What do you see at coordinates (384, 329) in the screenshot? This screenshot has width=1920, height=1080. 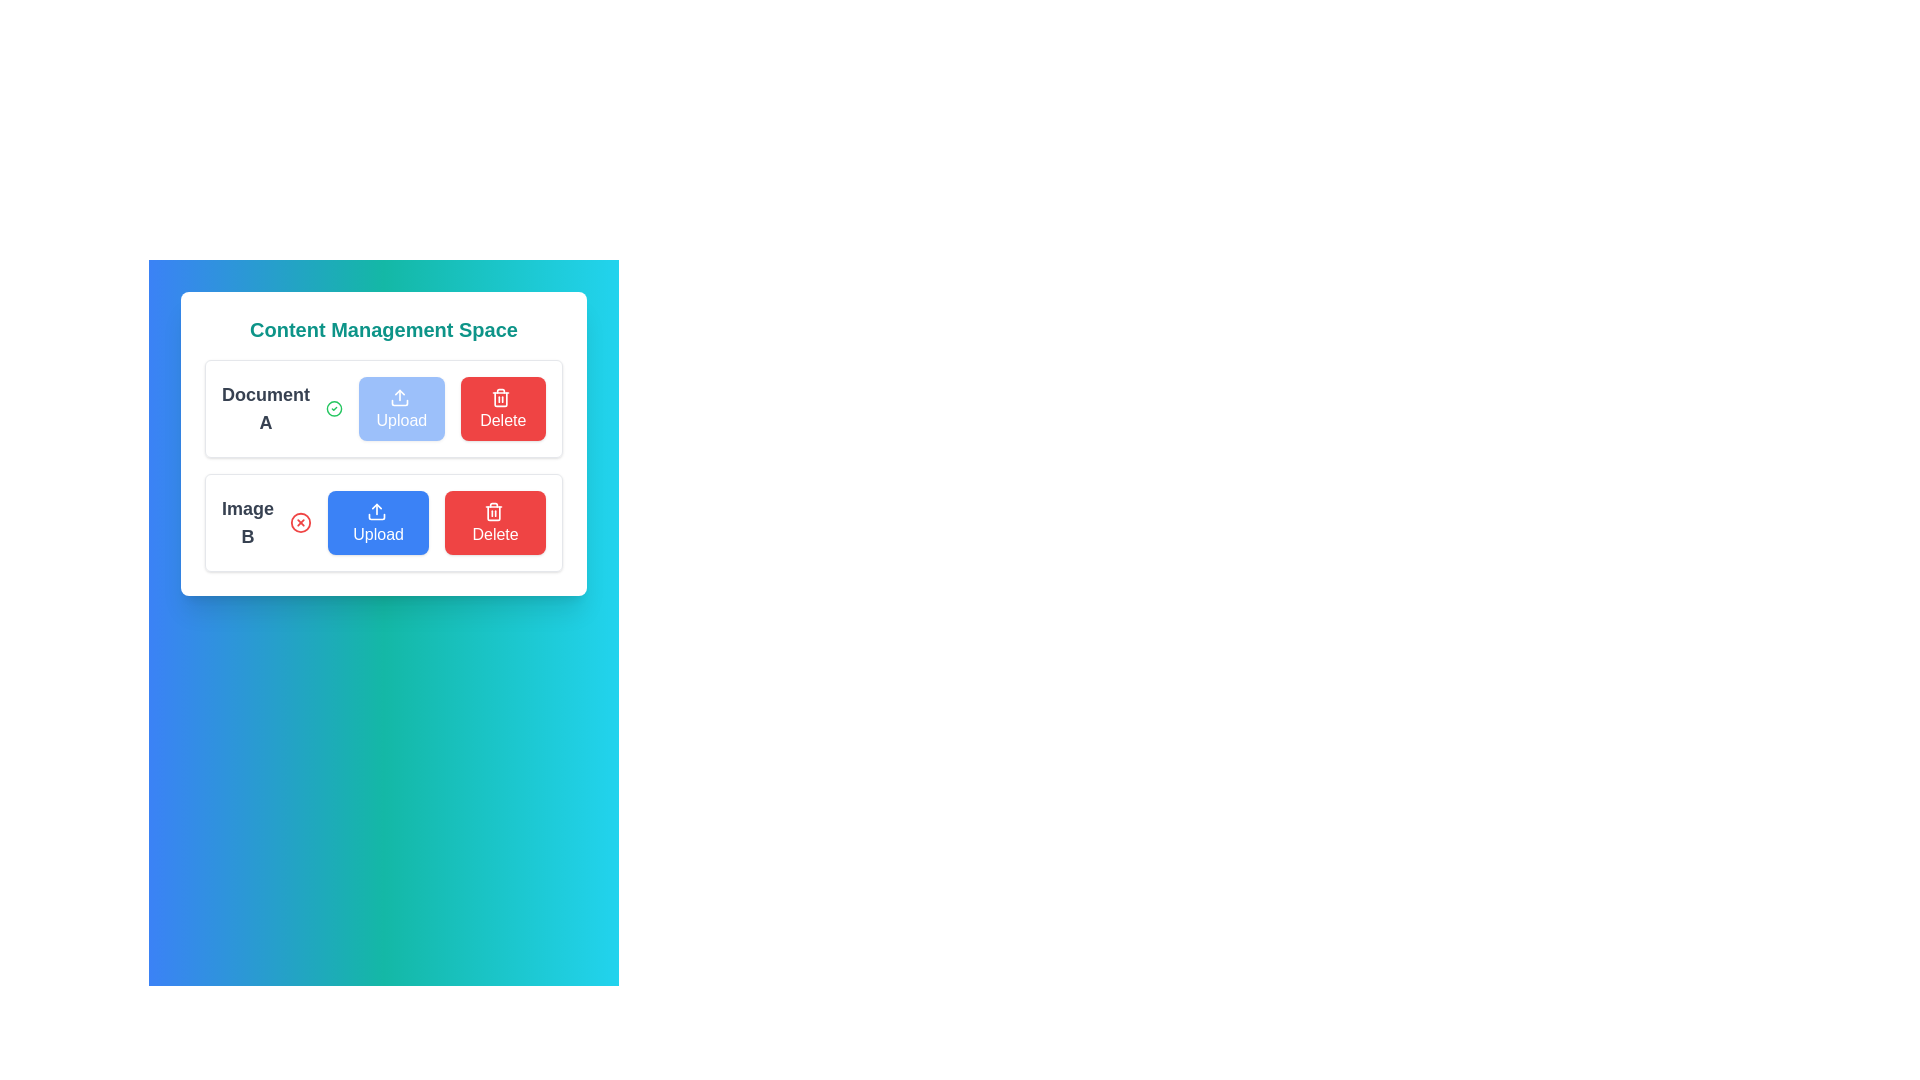 I see `the title text that indicates the context of the interface section, which is centrally aligned above the file management options` at bounding box center [384, 329].